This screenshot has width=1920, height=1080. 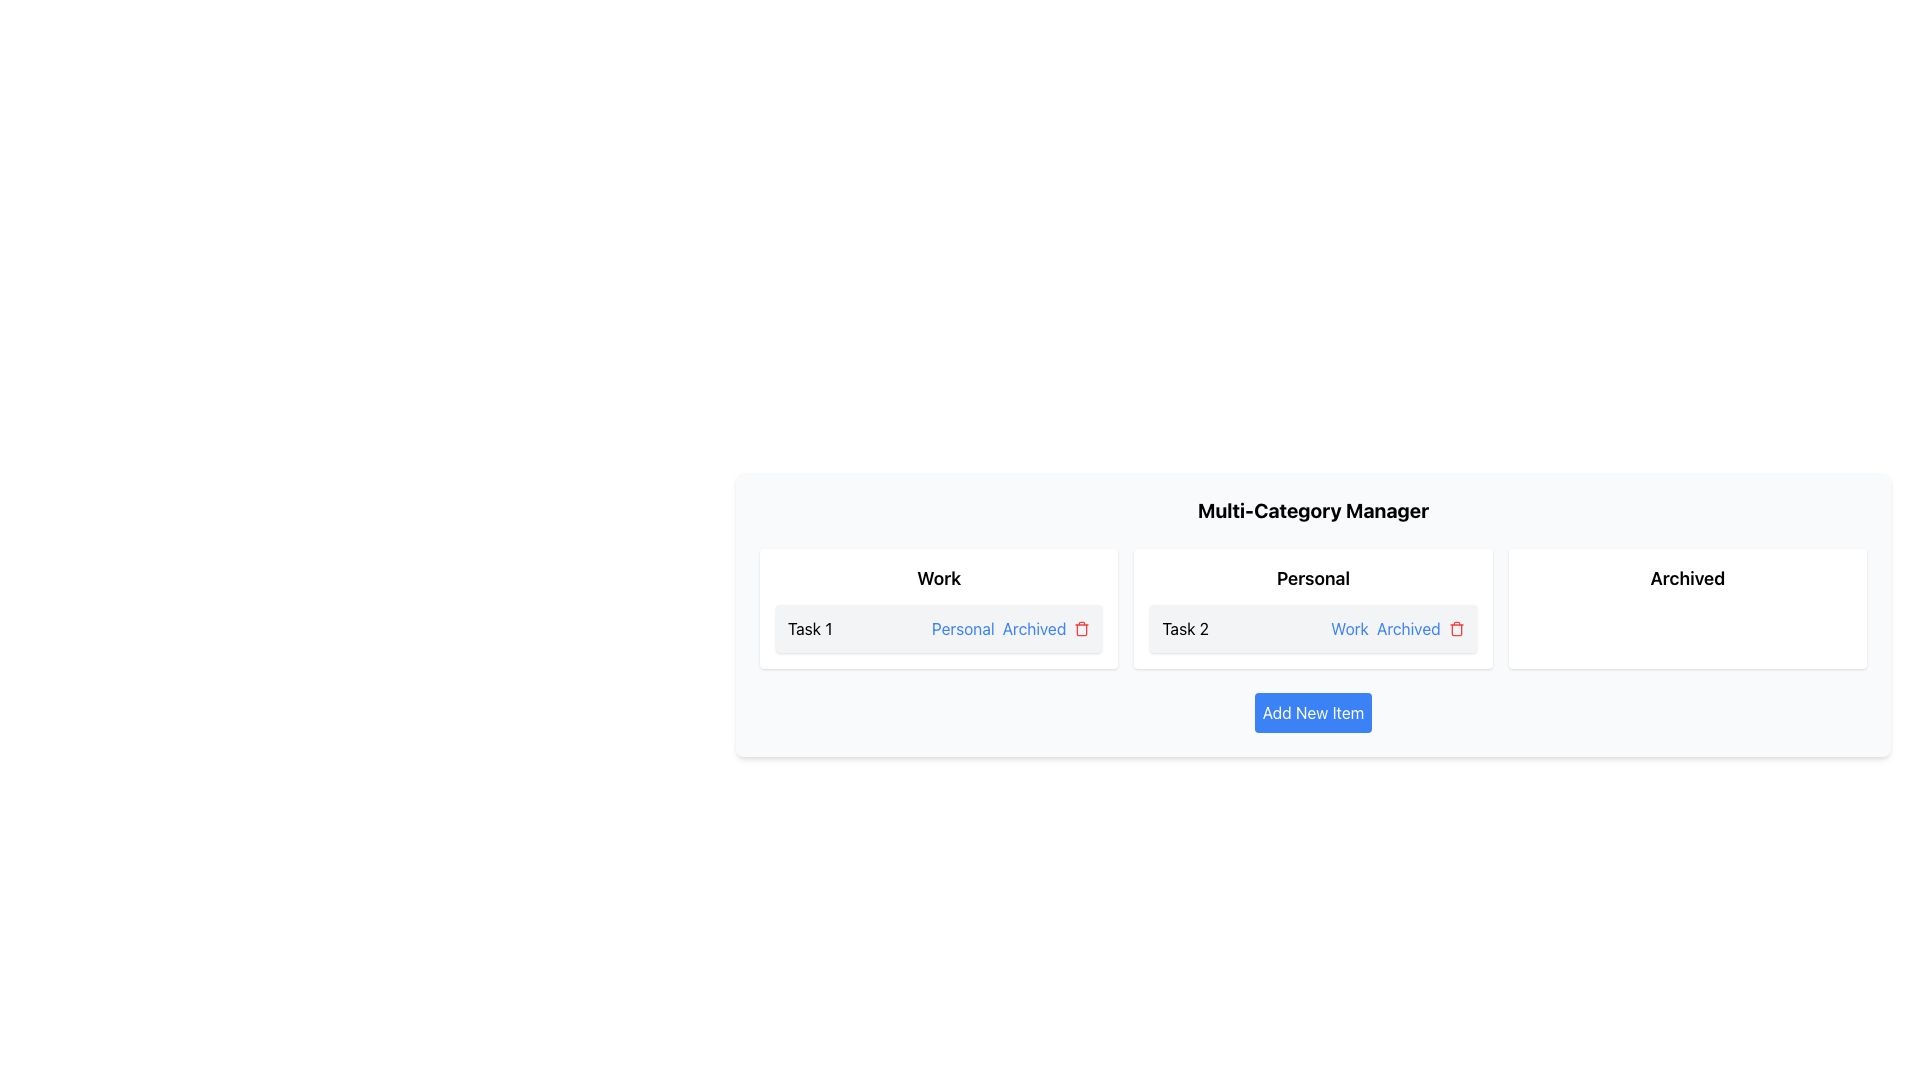 What do you see at coordinates (1313, 627) in the screenshot?
I see `the 'Work' or 'Archived' link within the 'Task 2' list item in the 'Personal' category` at bounding box center [1313, 627].